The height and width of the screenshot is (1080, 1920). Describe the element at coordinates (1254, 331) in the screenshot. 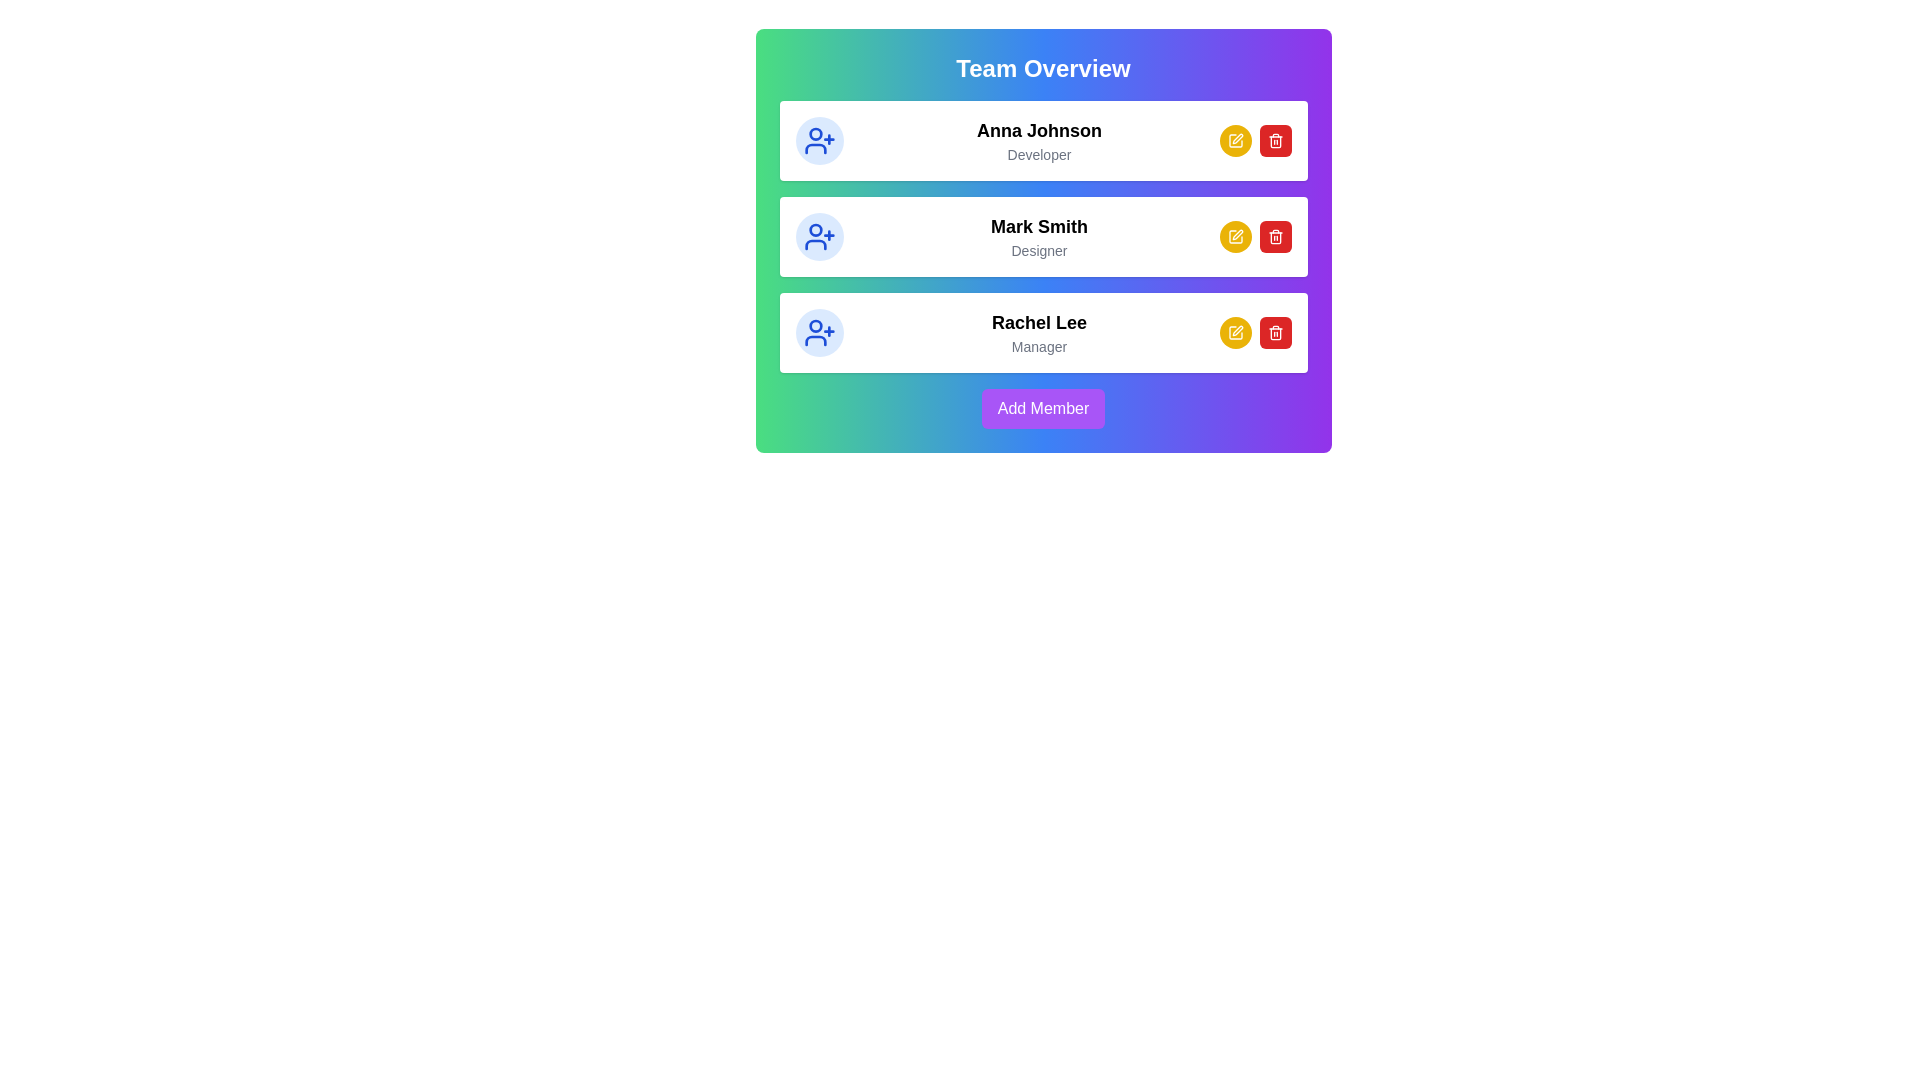

I see `the yellow circular edit button with a white pen icon located in the horizontal grouping of buttons on Rachel Lee's profile card to modify the details` at that location.